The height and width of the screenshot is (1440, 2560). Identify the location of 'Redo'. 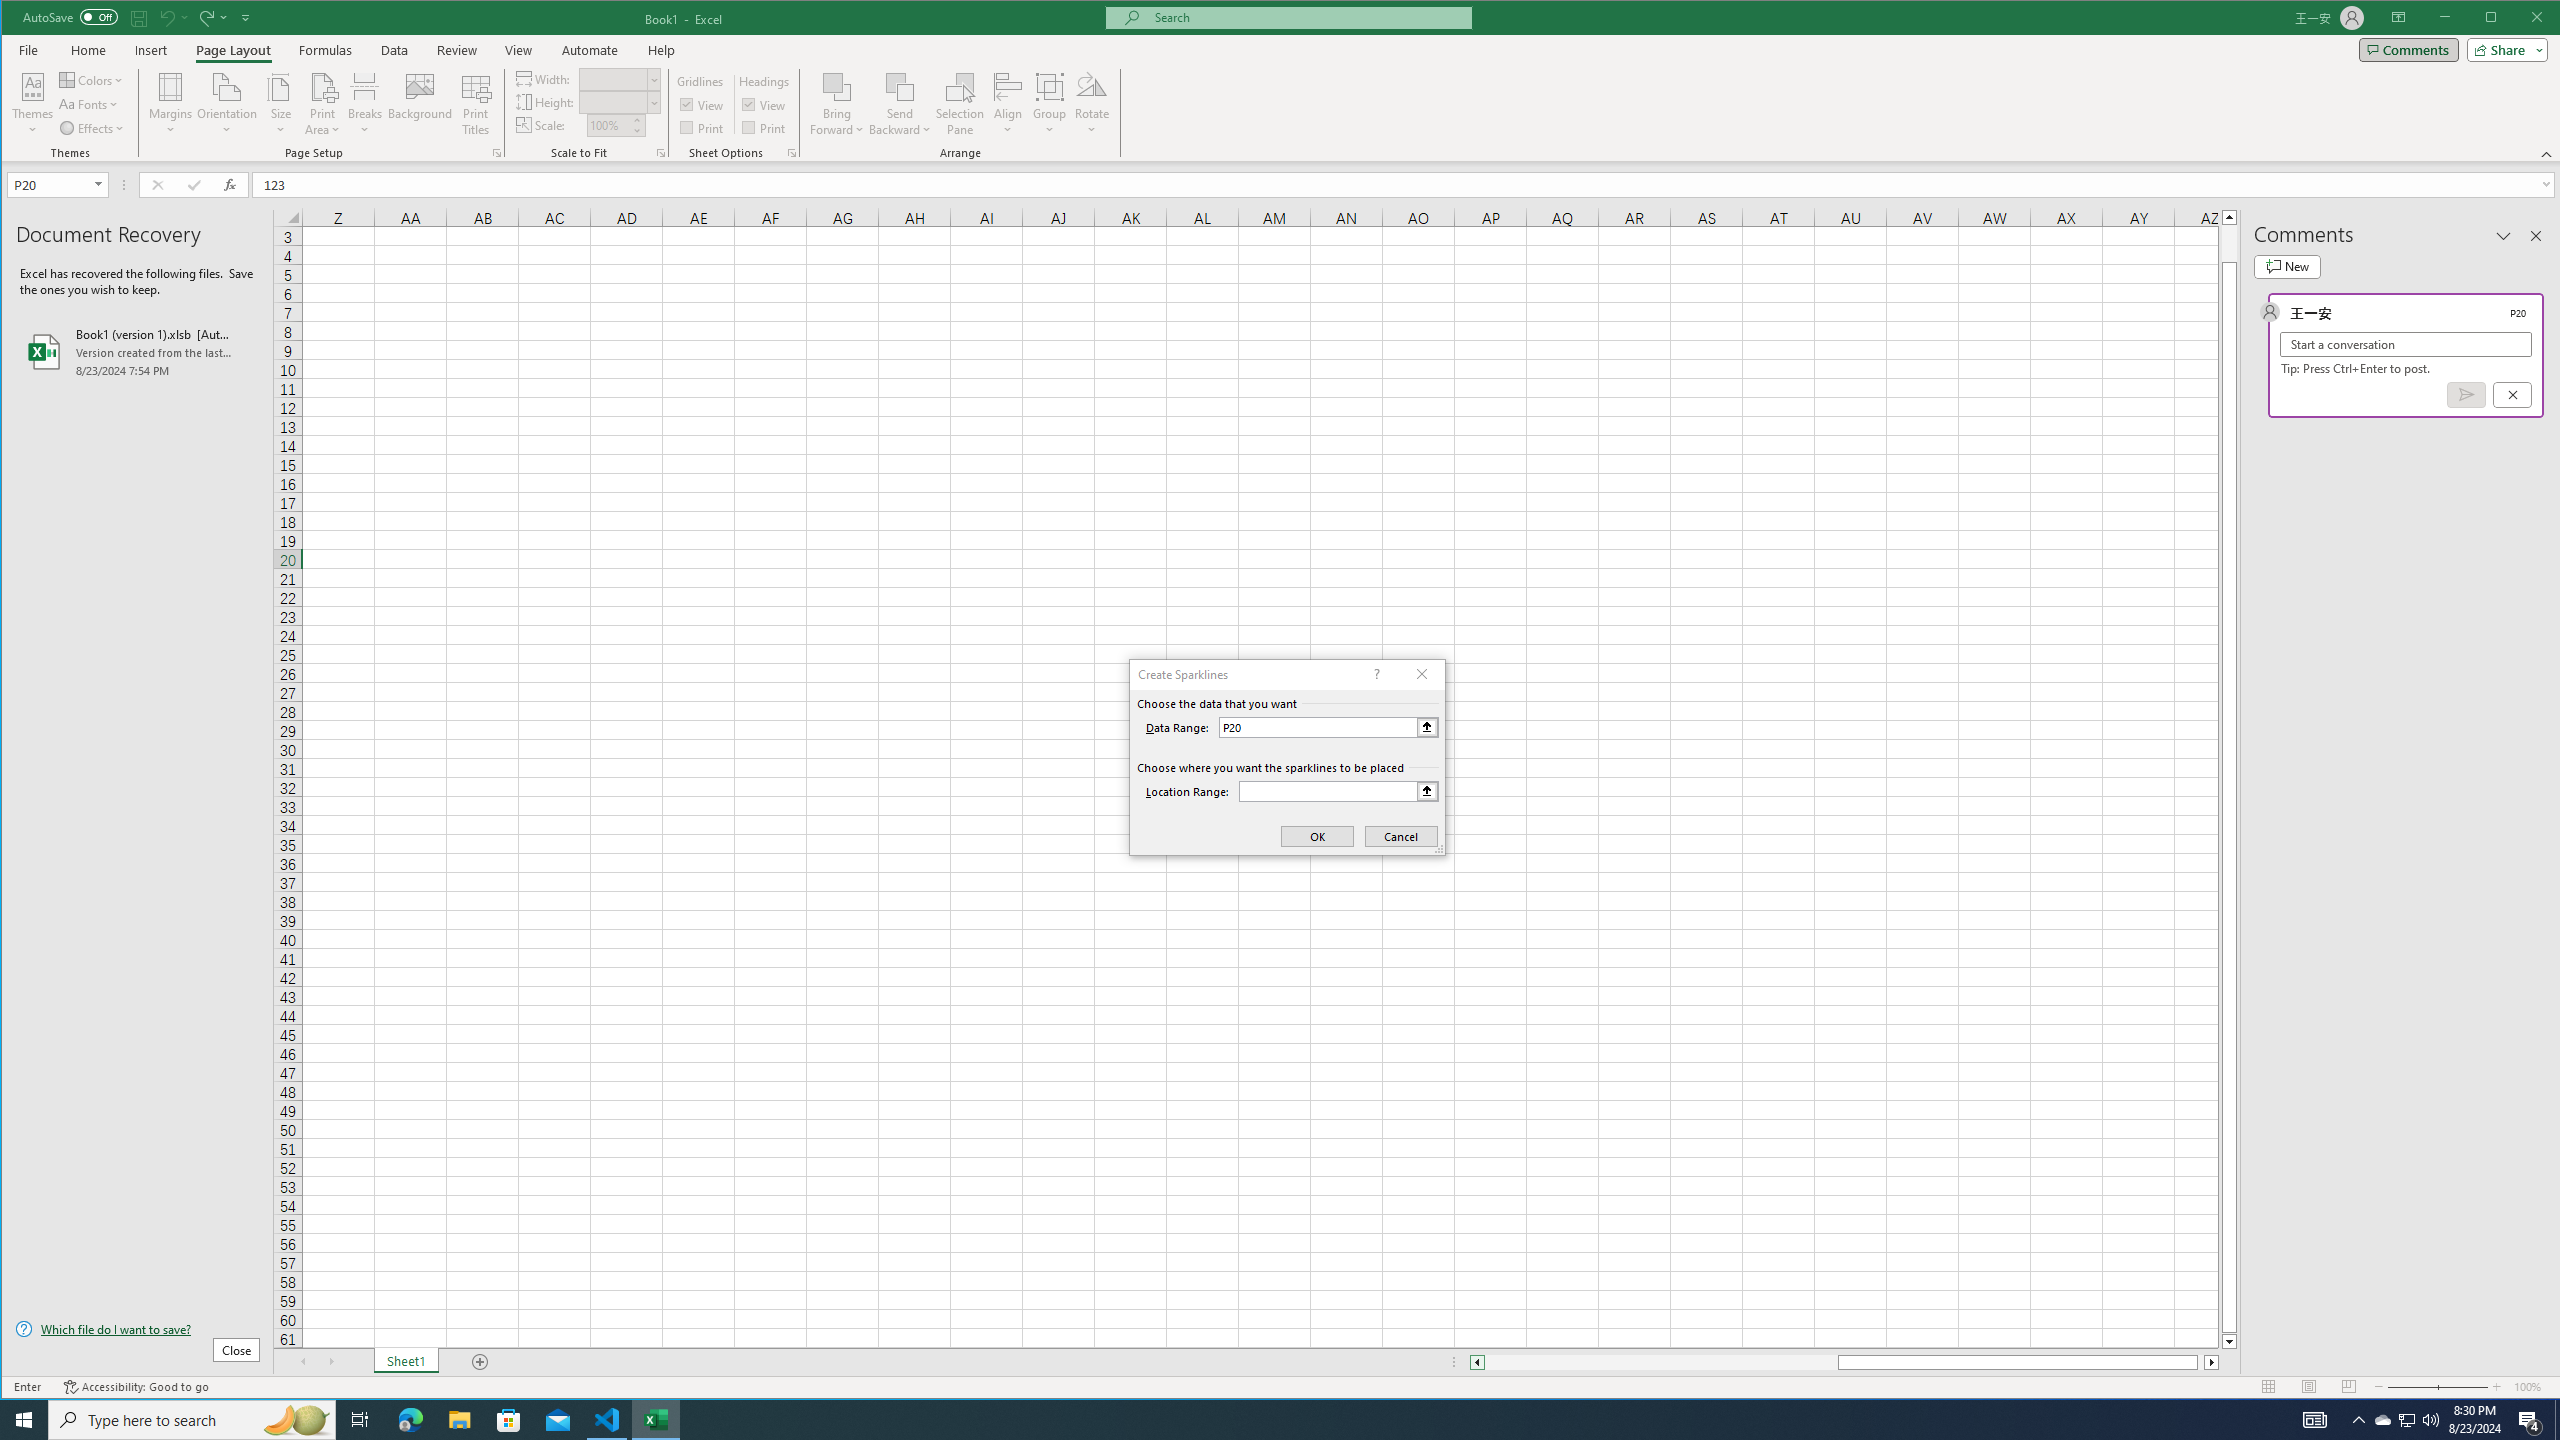
(203, 16).